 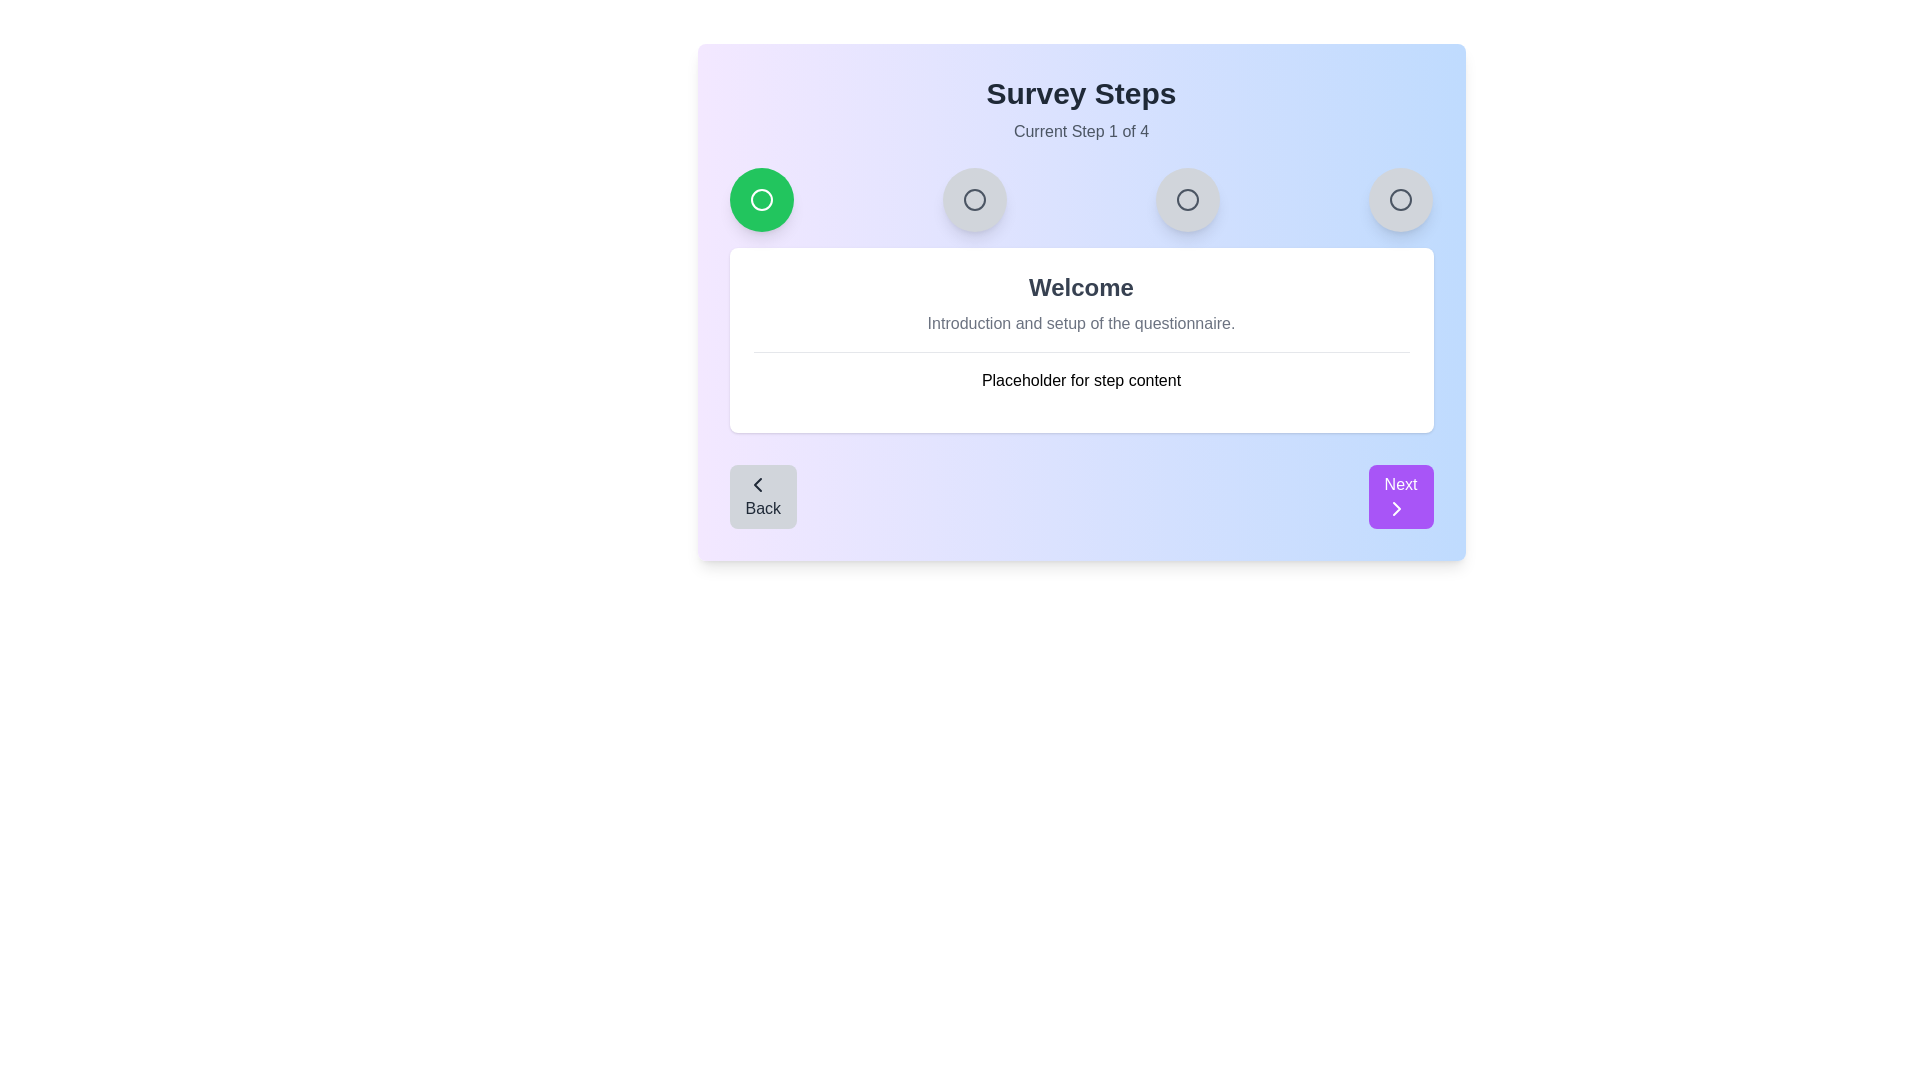 I want to click on the step progression indicator, which visually shows the current step as highlighted among four steps, located below 'Current Step 1 of 4', so click(x=1080, y=200).